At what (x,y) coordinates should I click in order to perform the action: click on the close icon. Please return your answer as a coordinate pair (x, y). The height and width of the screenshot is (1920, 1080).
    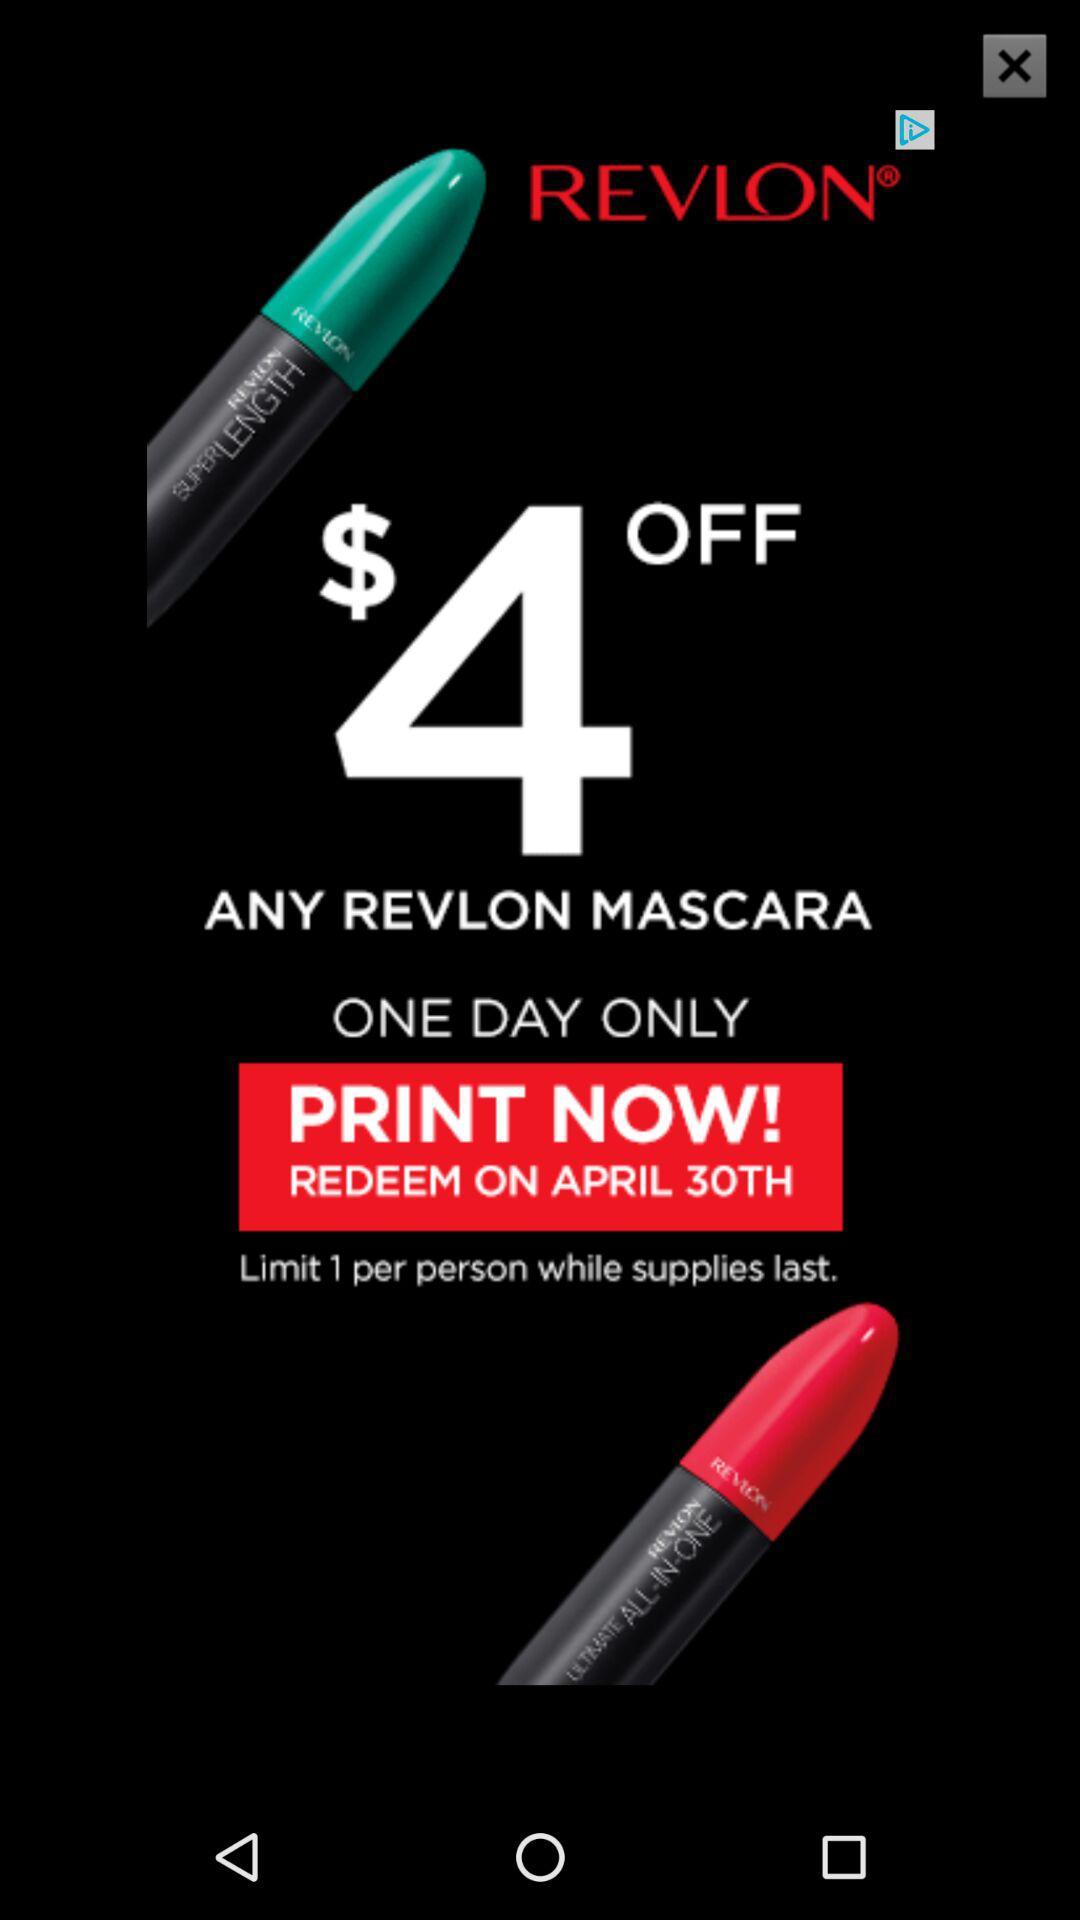
    Looking at the image, I should click on (1014, 70).